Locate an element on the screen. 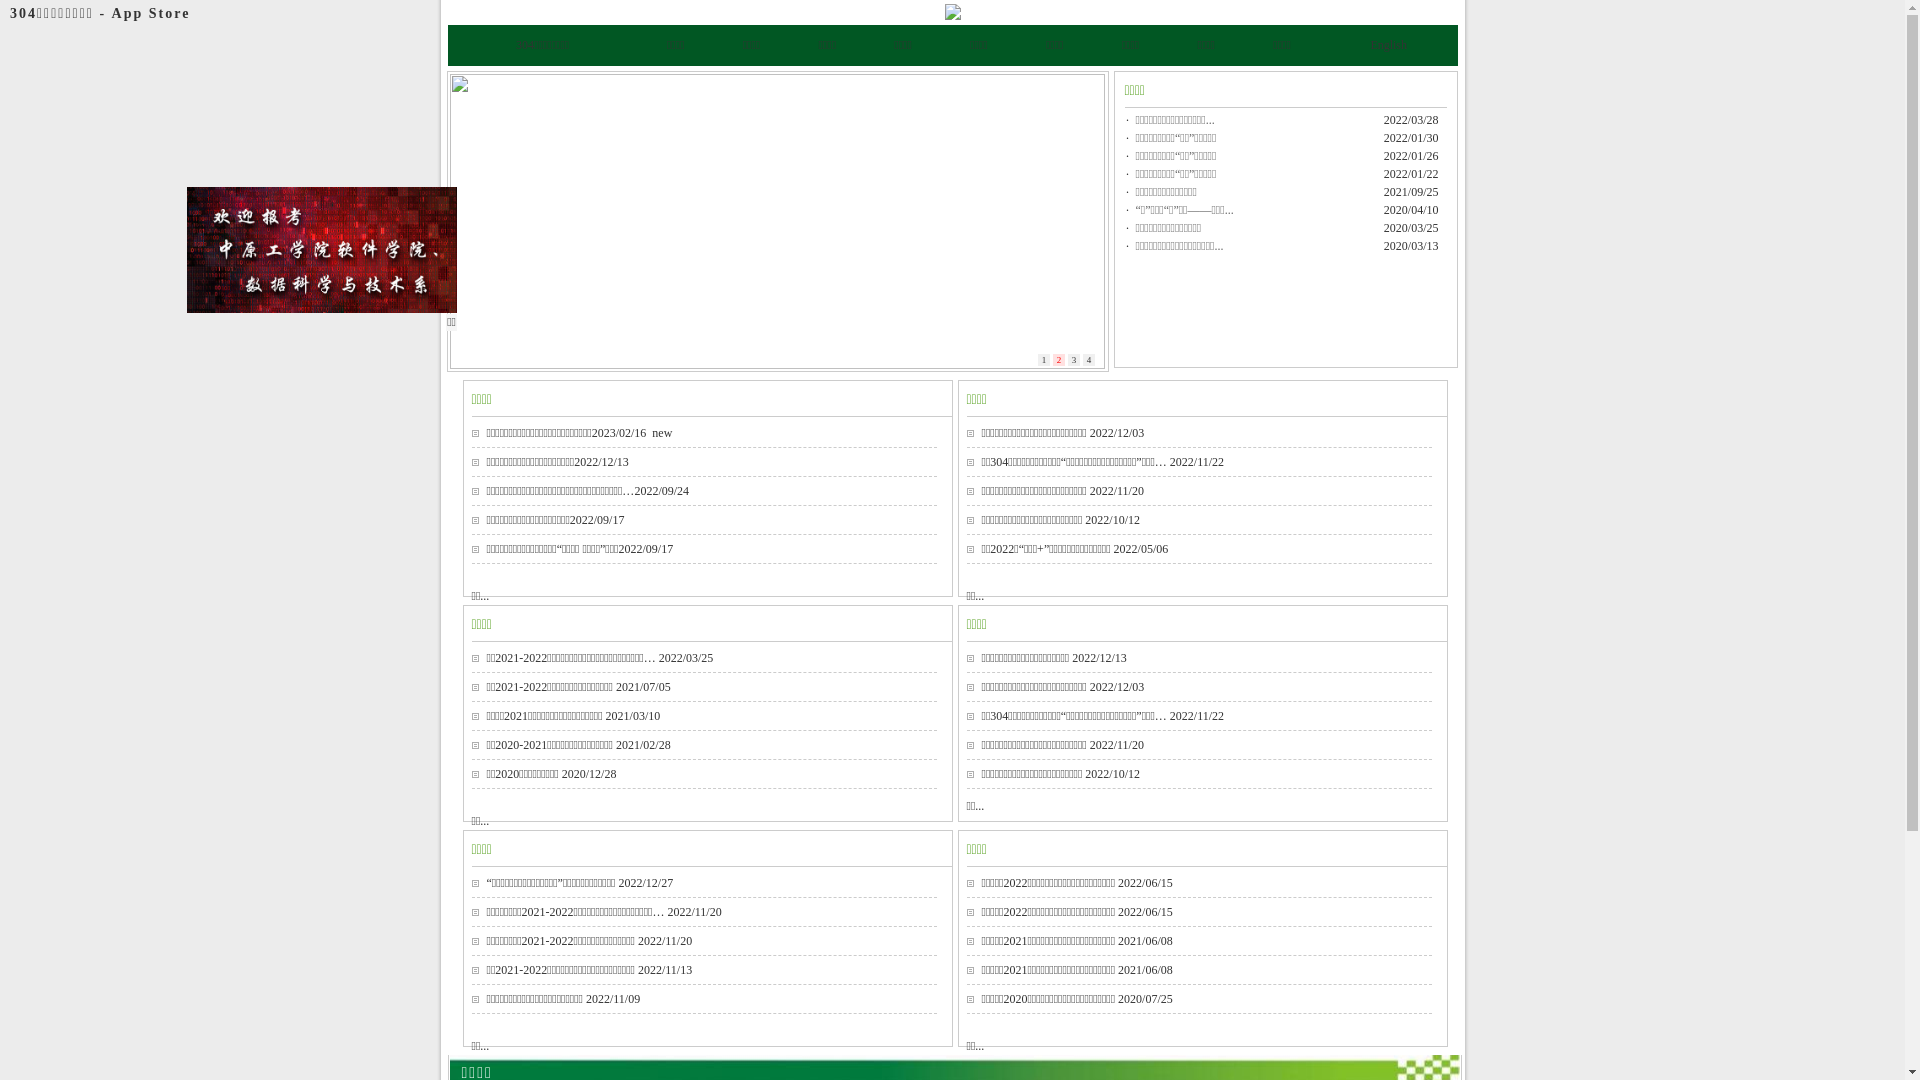 The image size is (1920, 1080). ' English ' is located at coordinates (1387, 45).